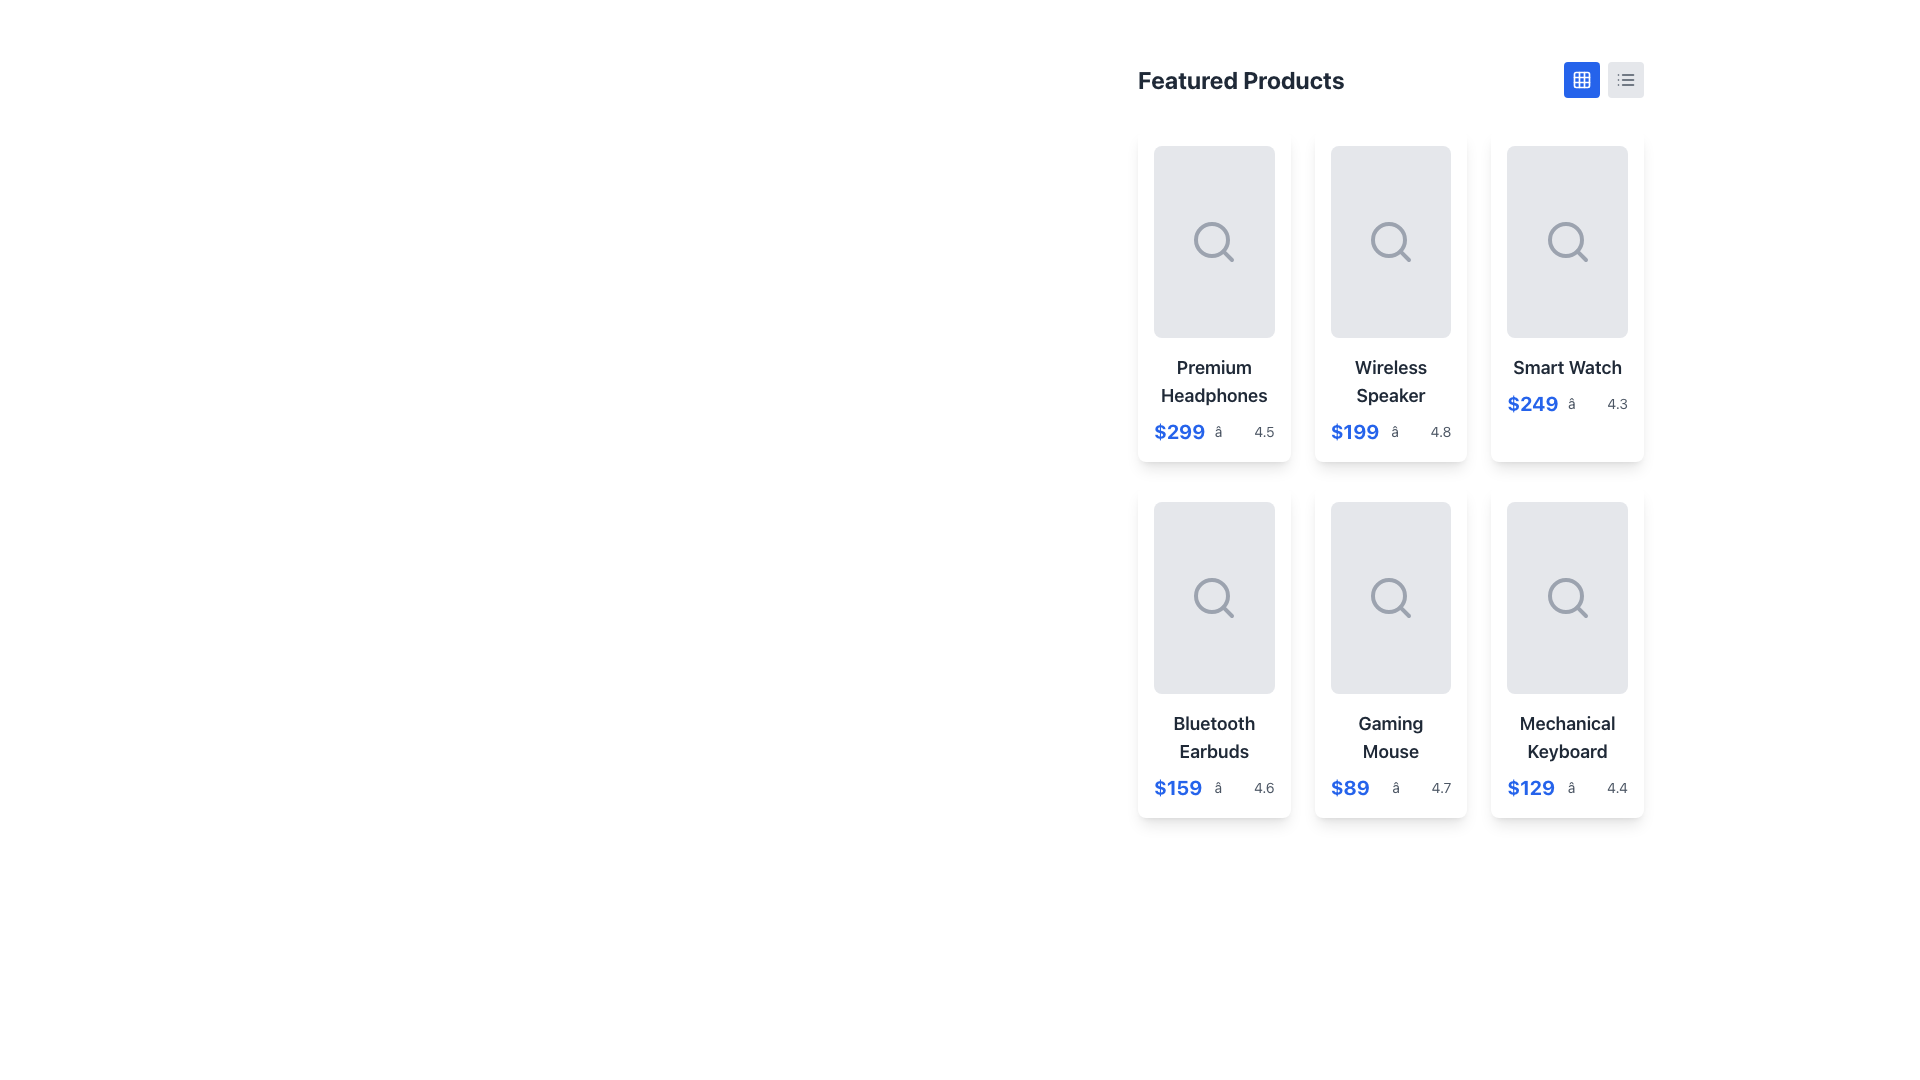 This screenshot has width=1920, height=1080. I want to click on the magnifying glass icon representing search functionality, located in the card labeled 'Wireless Speaker', which is in the second column of the first row of a grid layout, so click(1390, 241).